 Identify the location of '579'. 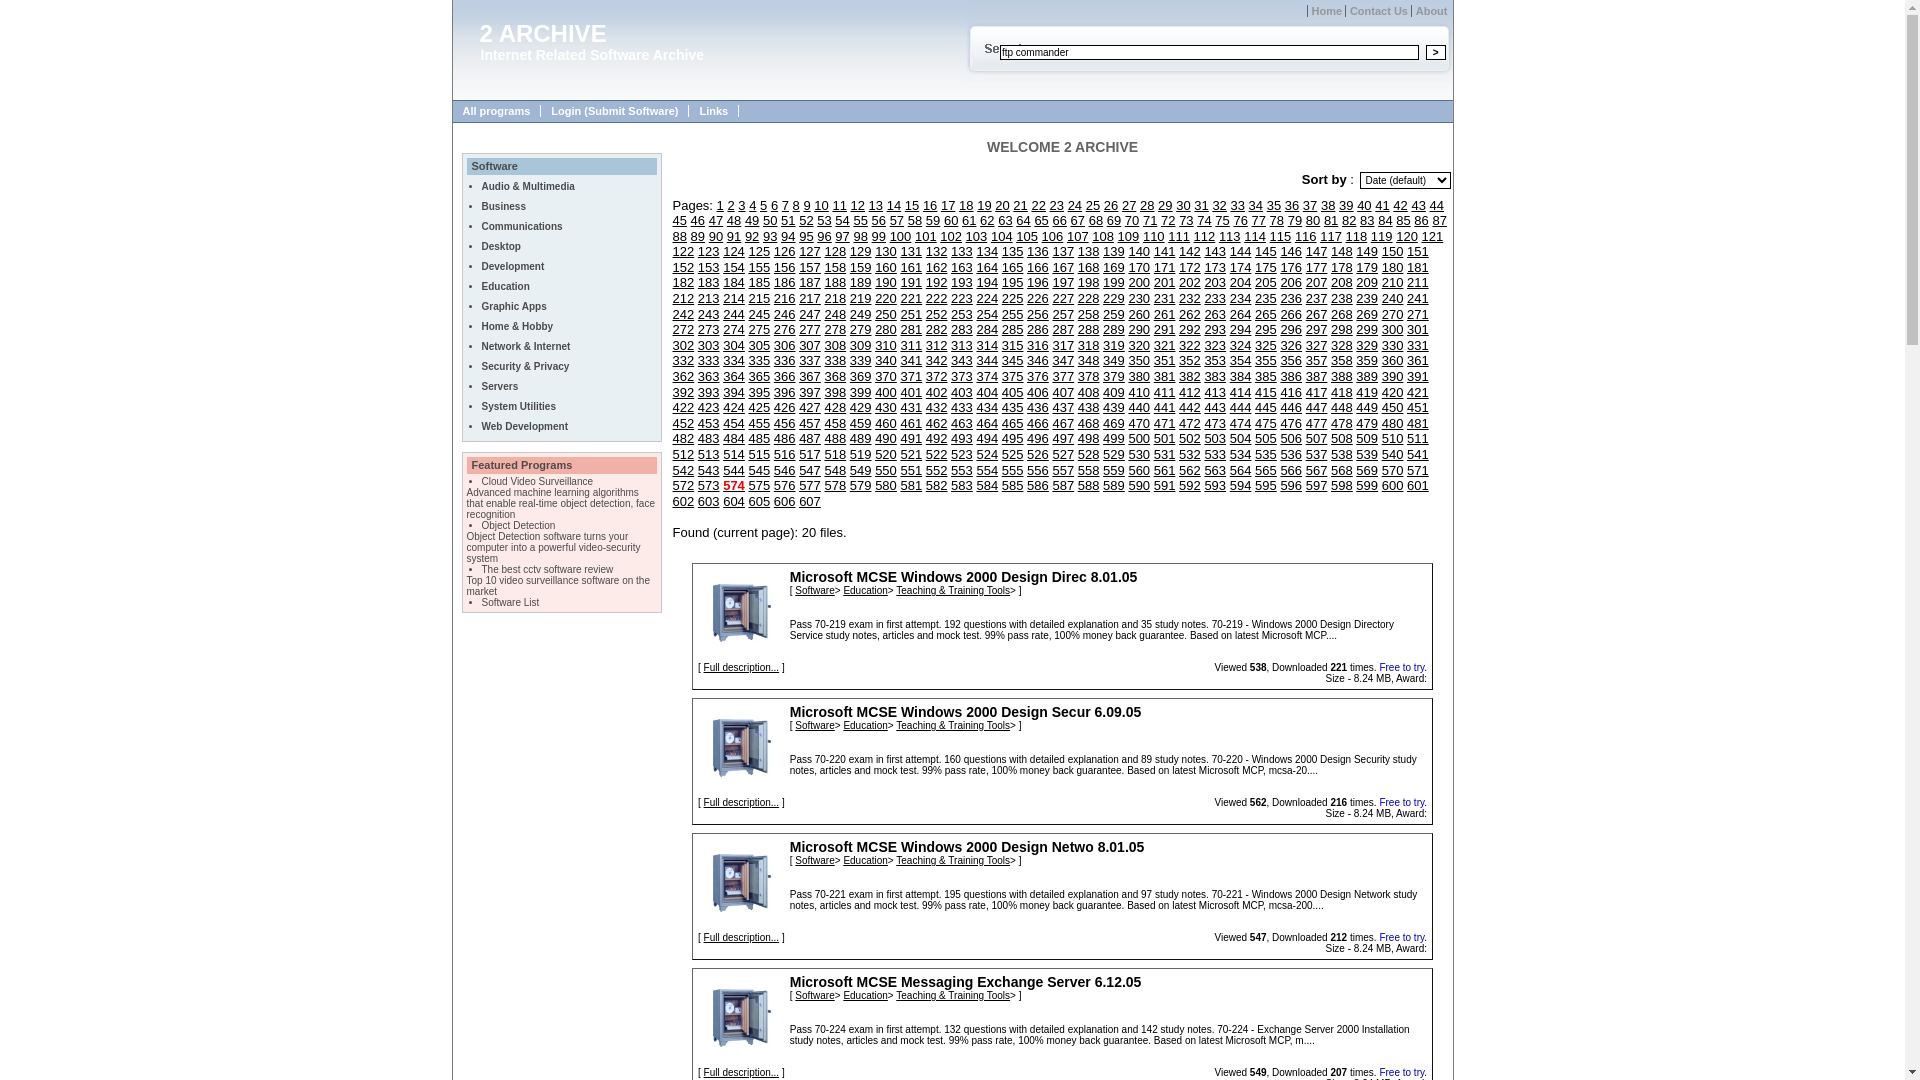
(860, 485).